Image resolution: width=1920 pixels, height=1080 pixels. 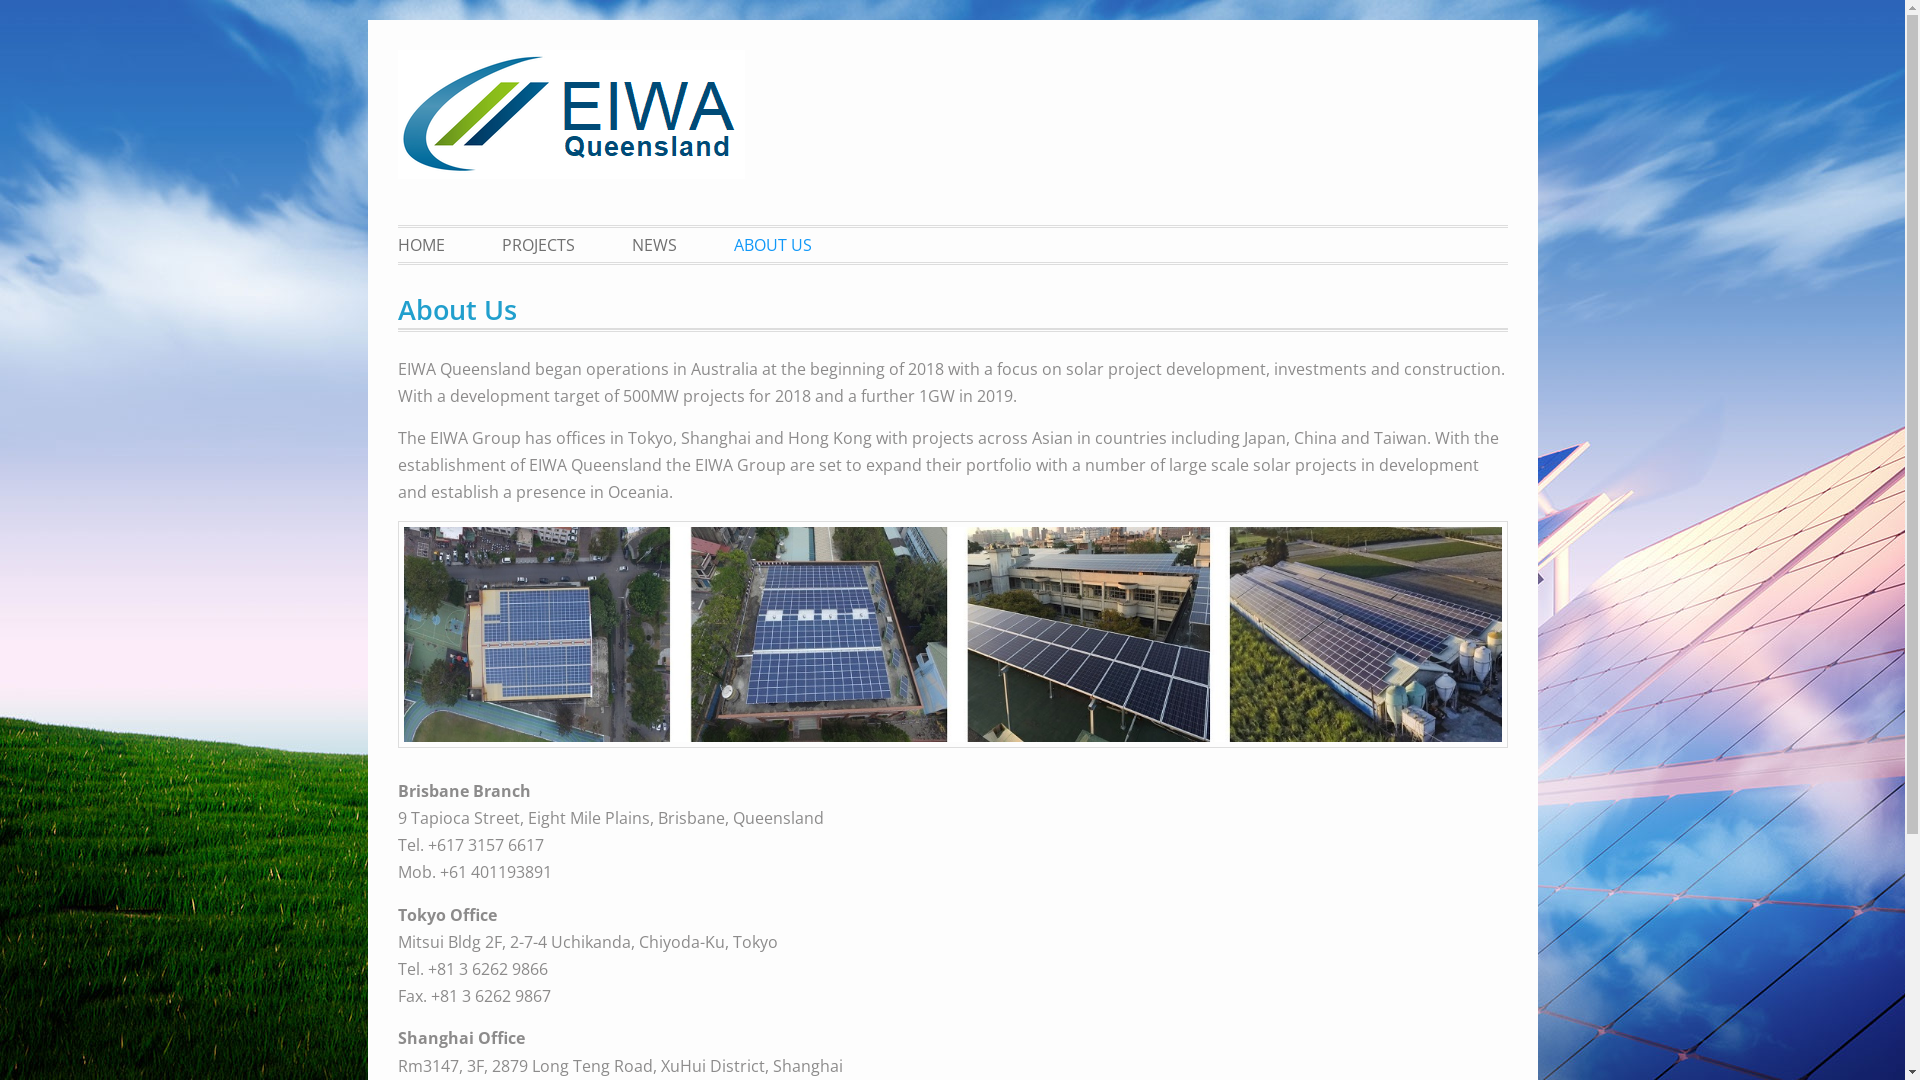 What do you see at coordinates (474, 244) in the screenshot?
I see `'PROJECTS'` at bounding box center [474, 244].